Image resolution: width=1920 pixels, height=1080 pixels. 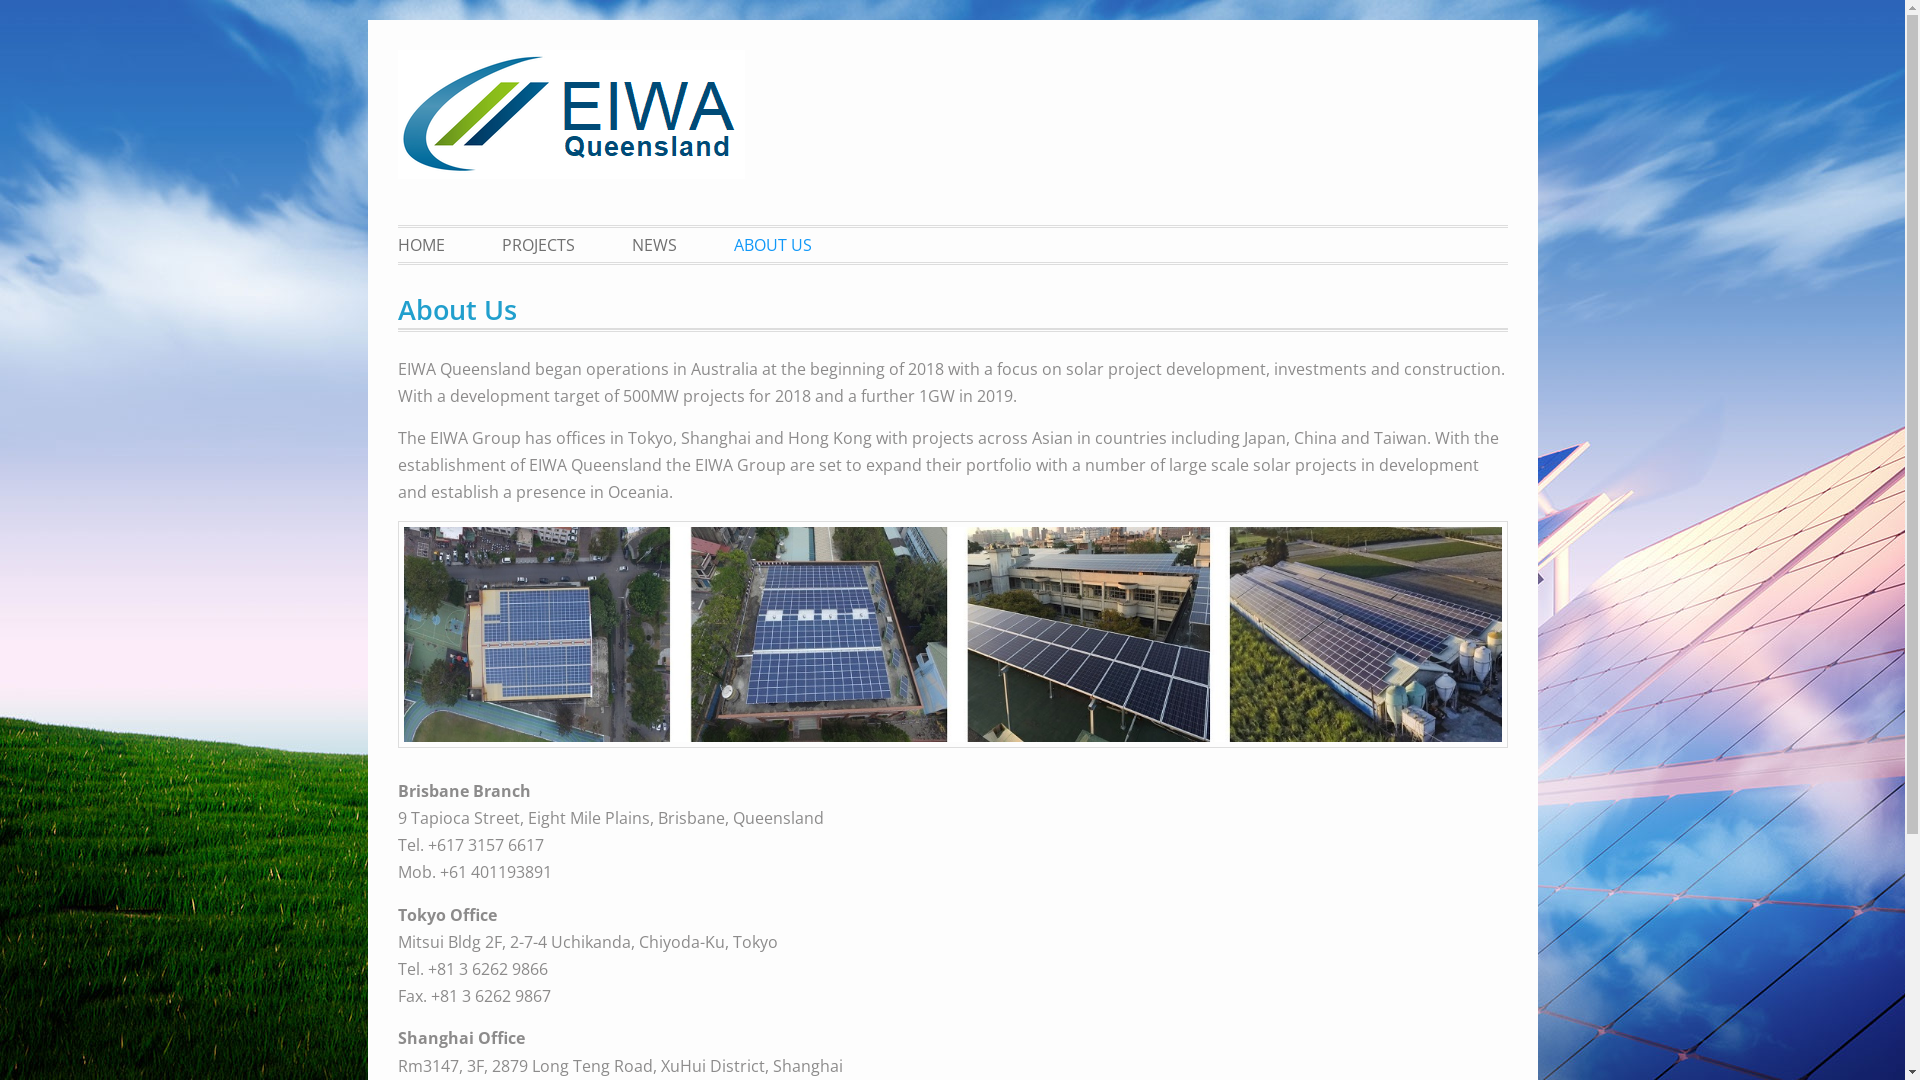 What do you see at coordinates (474, 244) in the screenshot?
I see `'PROJECTS'` at bounding box center [474, 244].